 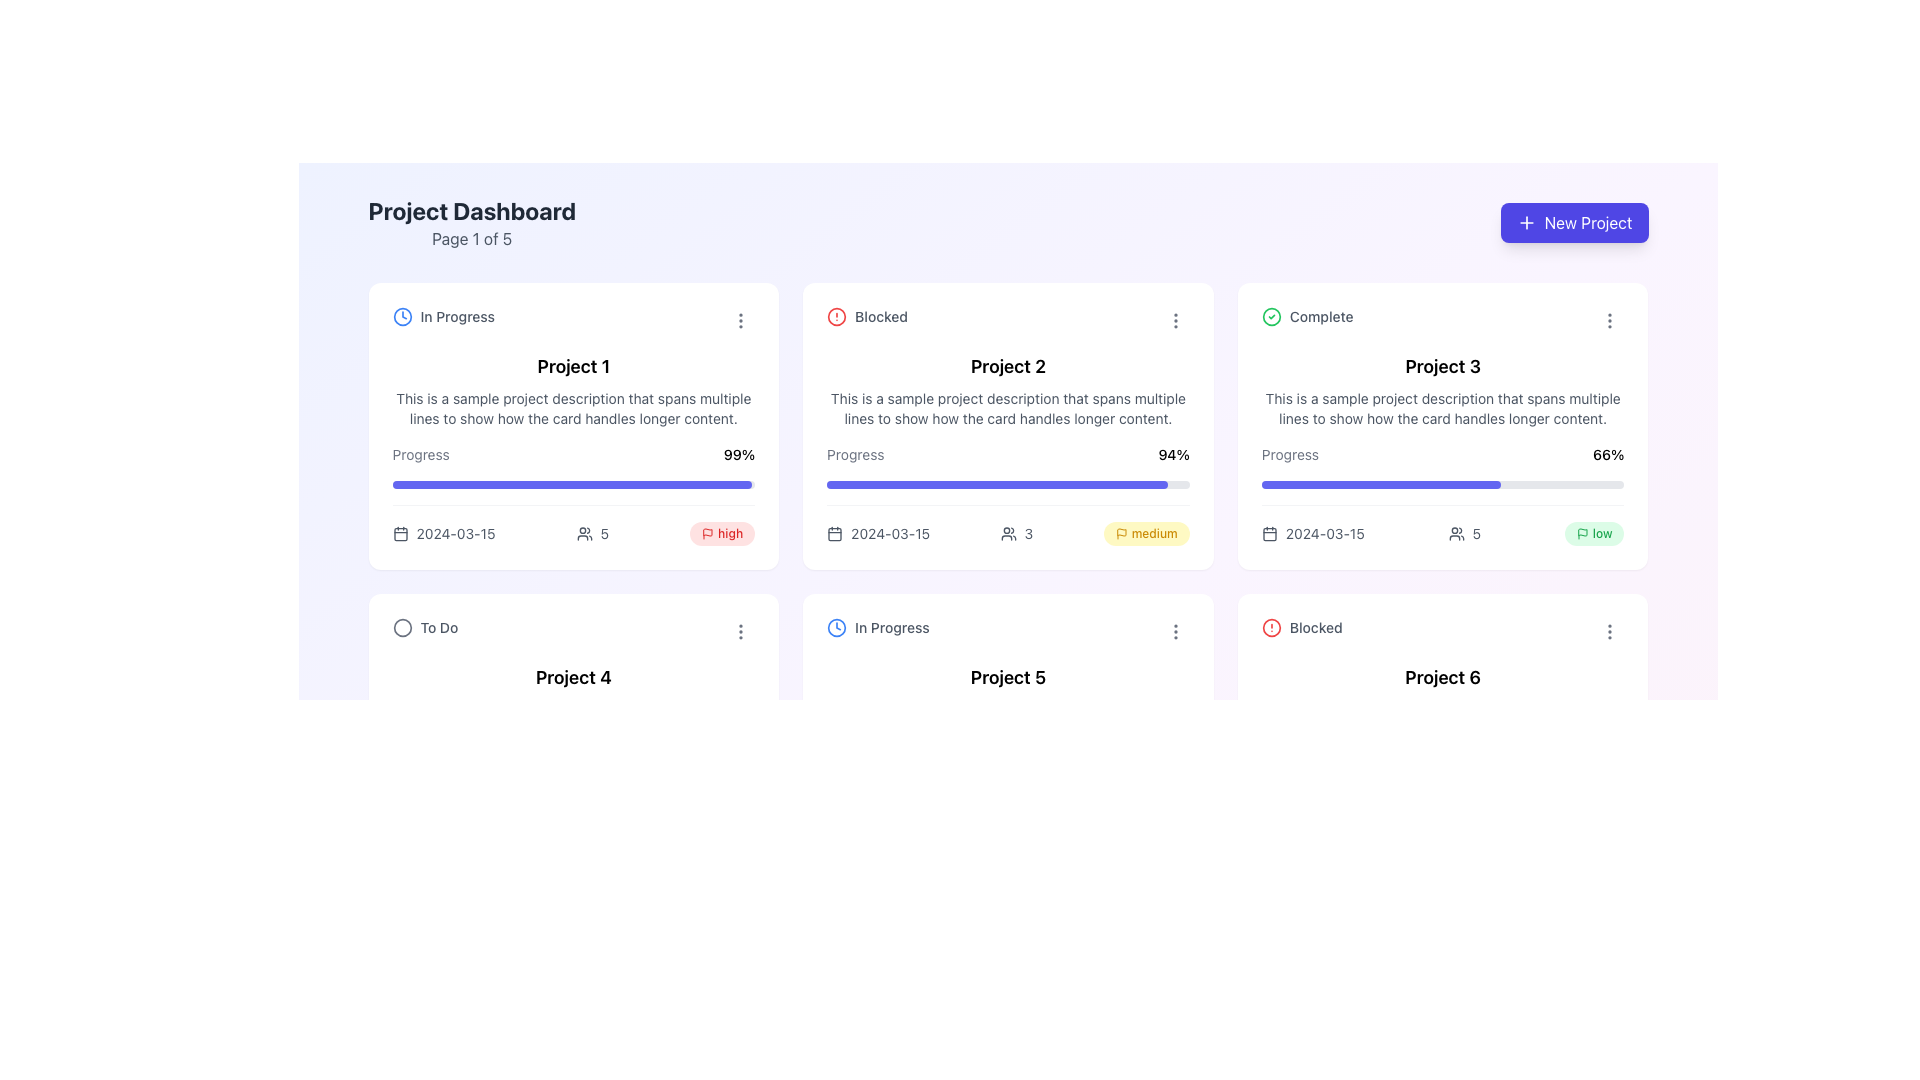 What do you see at coordinates (867, 315) in the screenshot?
I see `status information from the 'Blocked' status marker, which features a red warning icon in the second card labeled 'Project 2'` at bounding box center [867, 315].